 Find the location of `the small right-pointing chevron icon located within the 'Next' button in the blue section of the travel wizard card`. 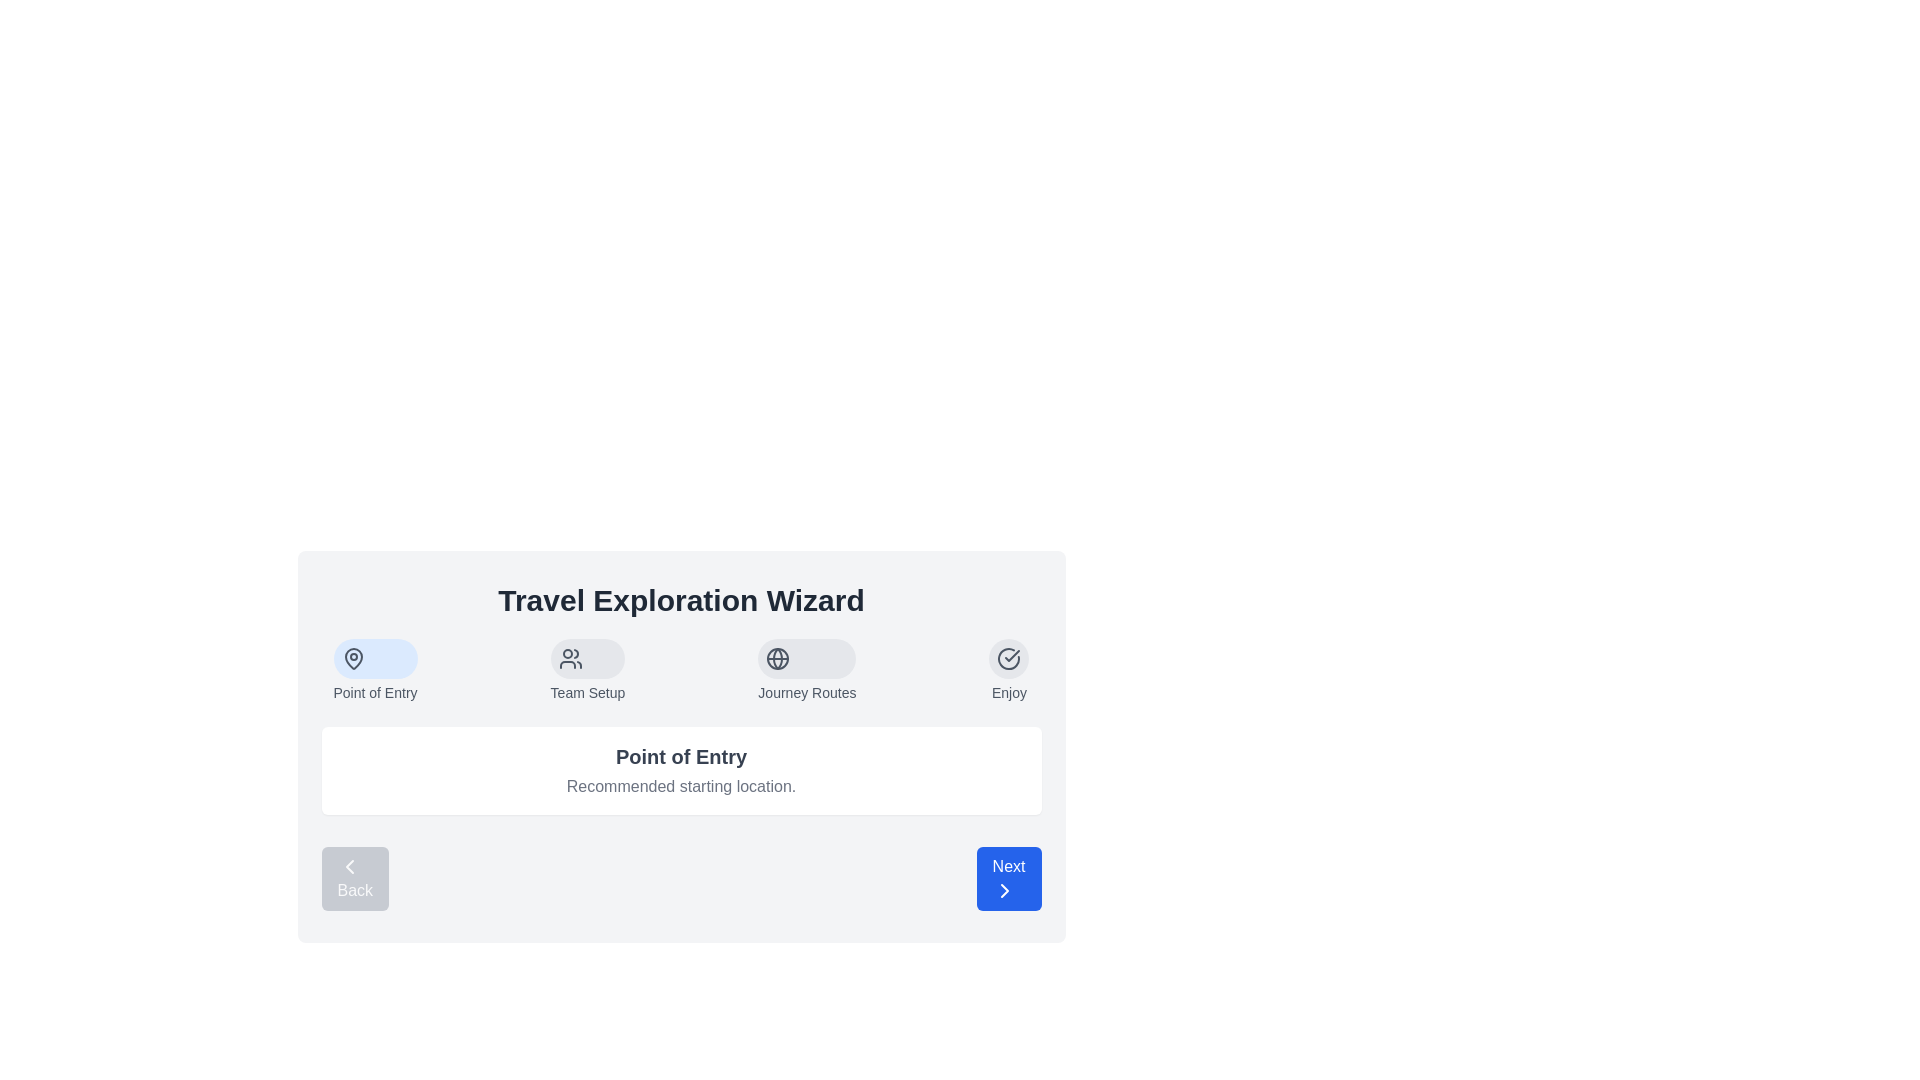

the small right-pointing chevron icon located within the 'Next' button in the blue section of the travel wizard card is located at coordinates (1004, 890).